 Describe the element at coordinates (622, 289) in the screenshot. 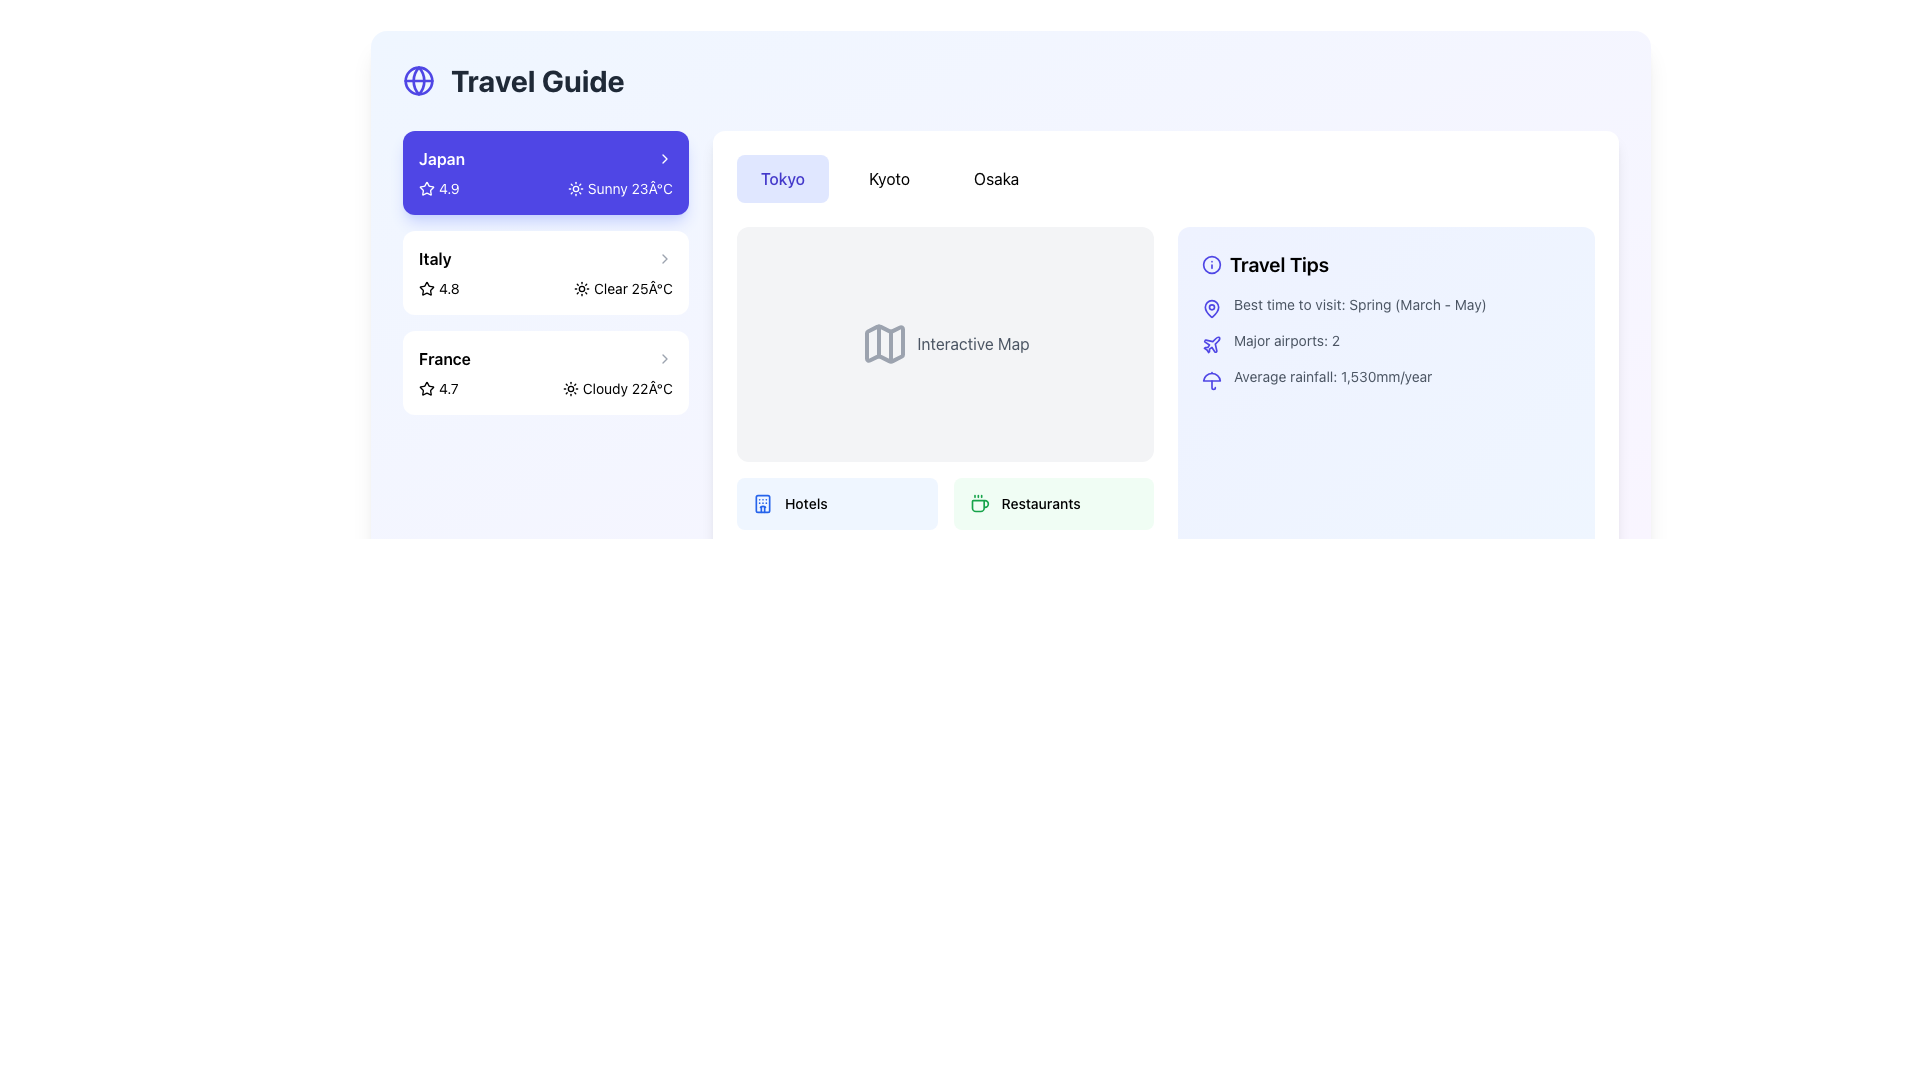

I see `the 'Clear 25°C' text and sun icon composite located in the second weather card (Italy) in the left sidebar, positioned below the Japan card and above the France card` at that location.